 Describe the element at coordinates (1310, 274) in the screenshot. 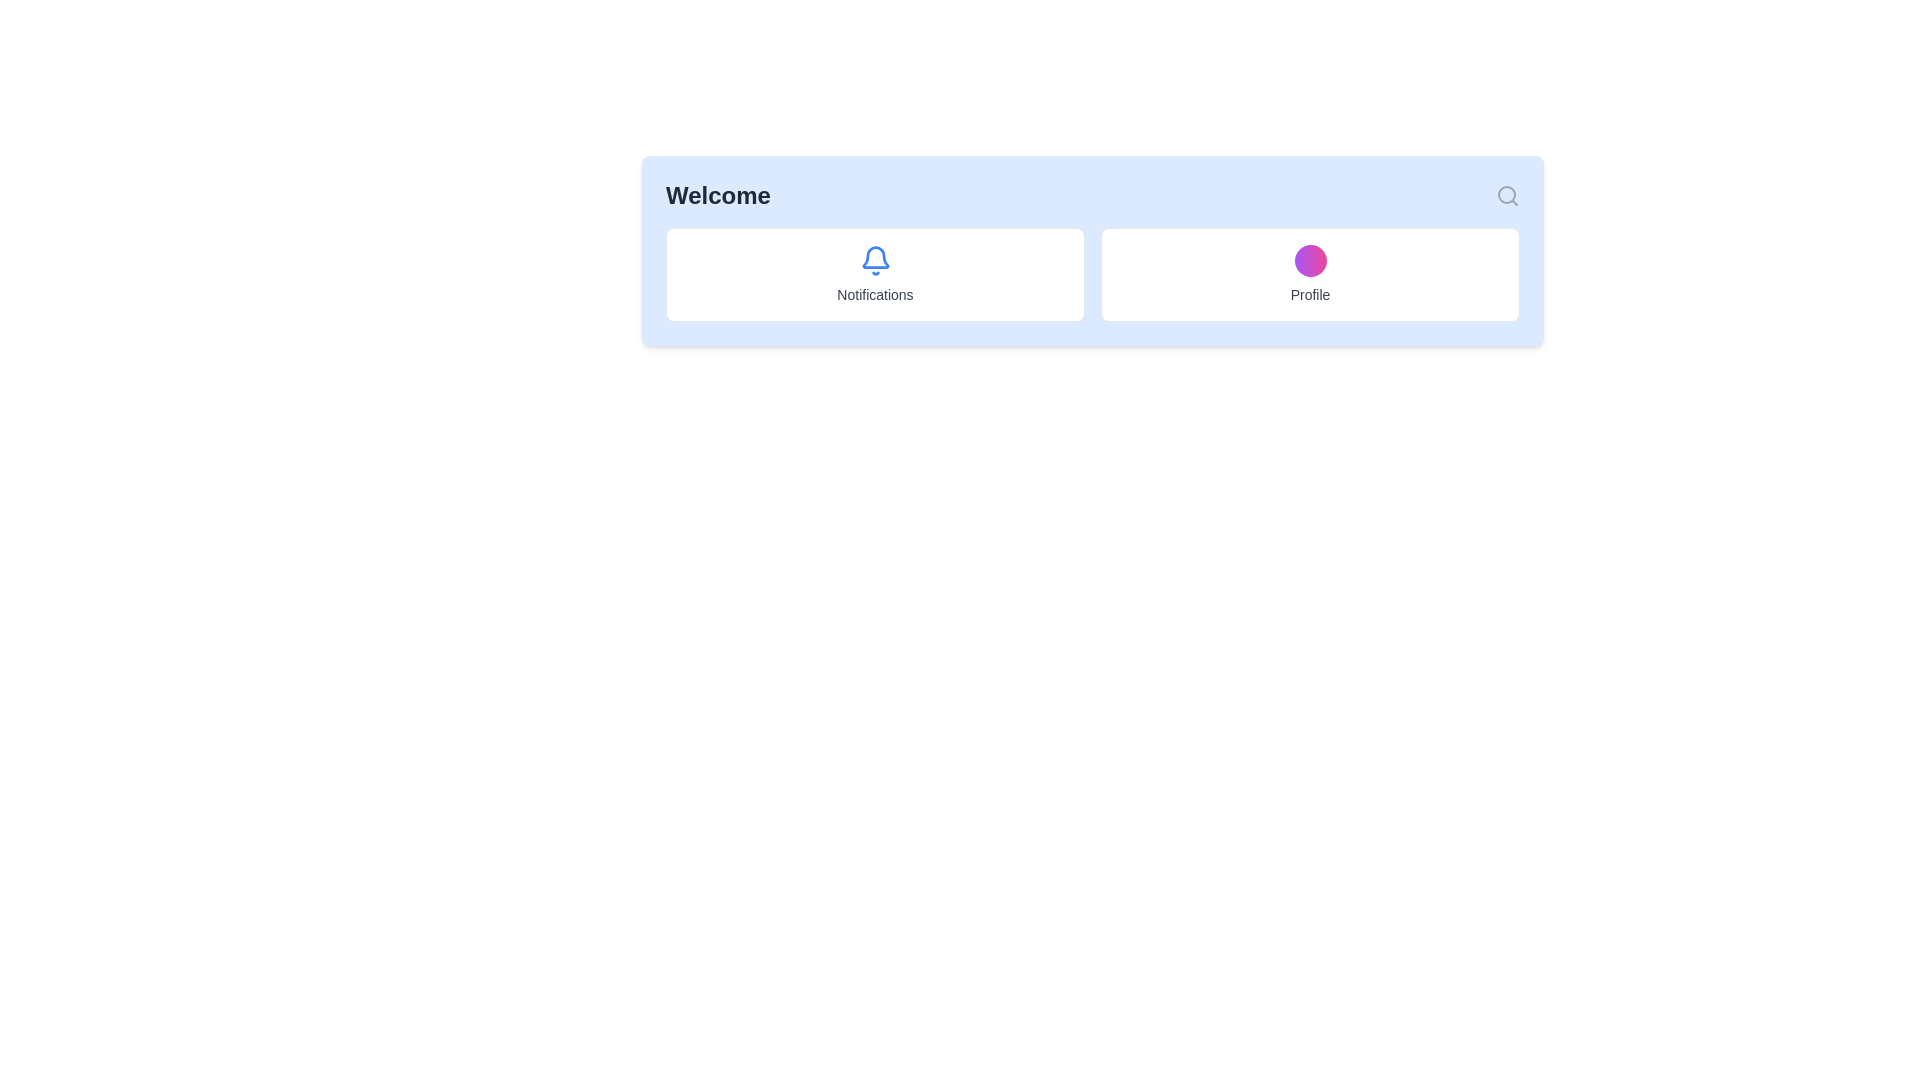

I see `the 'Profile' button located in the right-hand column of the two-column grid layout to potentially see a tooltip` at that location.